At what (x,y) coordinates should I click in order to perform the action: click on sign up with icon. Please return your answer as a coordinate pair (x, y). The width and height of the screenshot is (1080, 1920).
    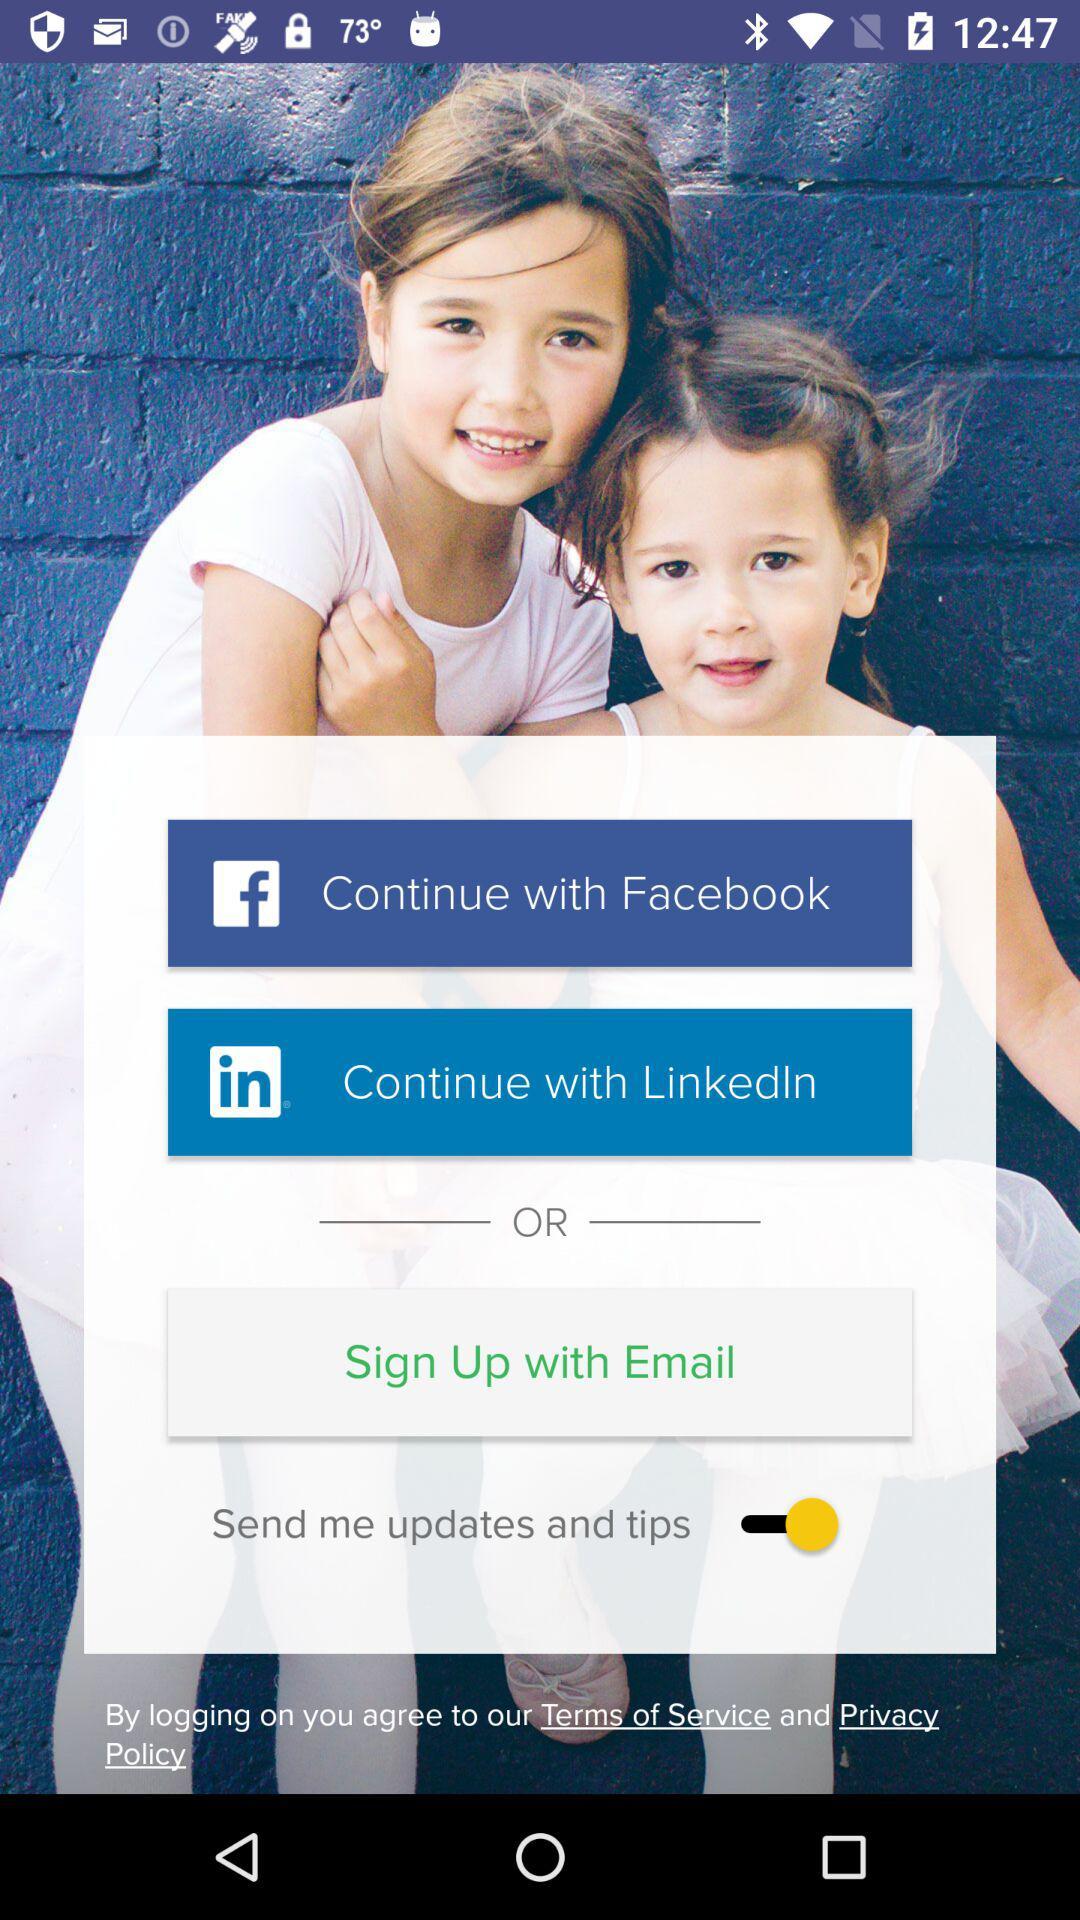
    Looking at the image, I should click on (540, 1361).